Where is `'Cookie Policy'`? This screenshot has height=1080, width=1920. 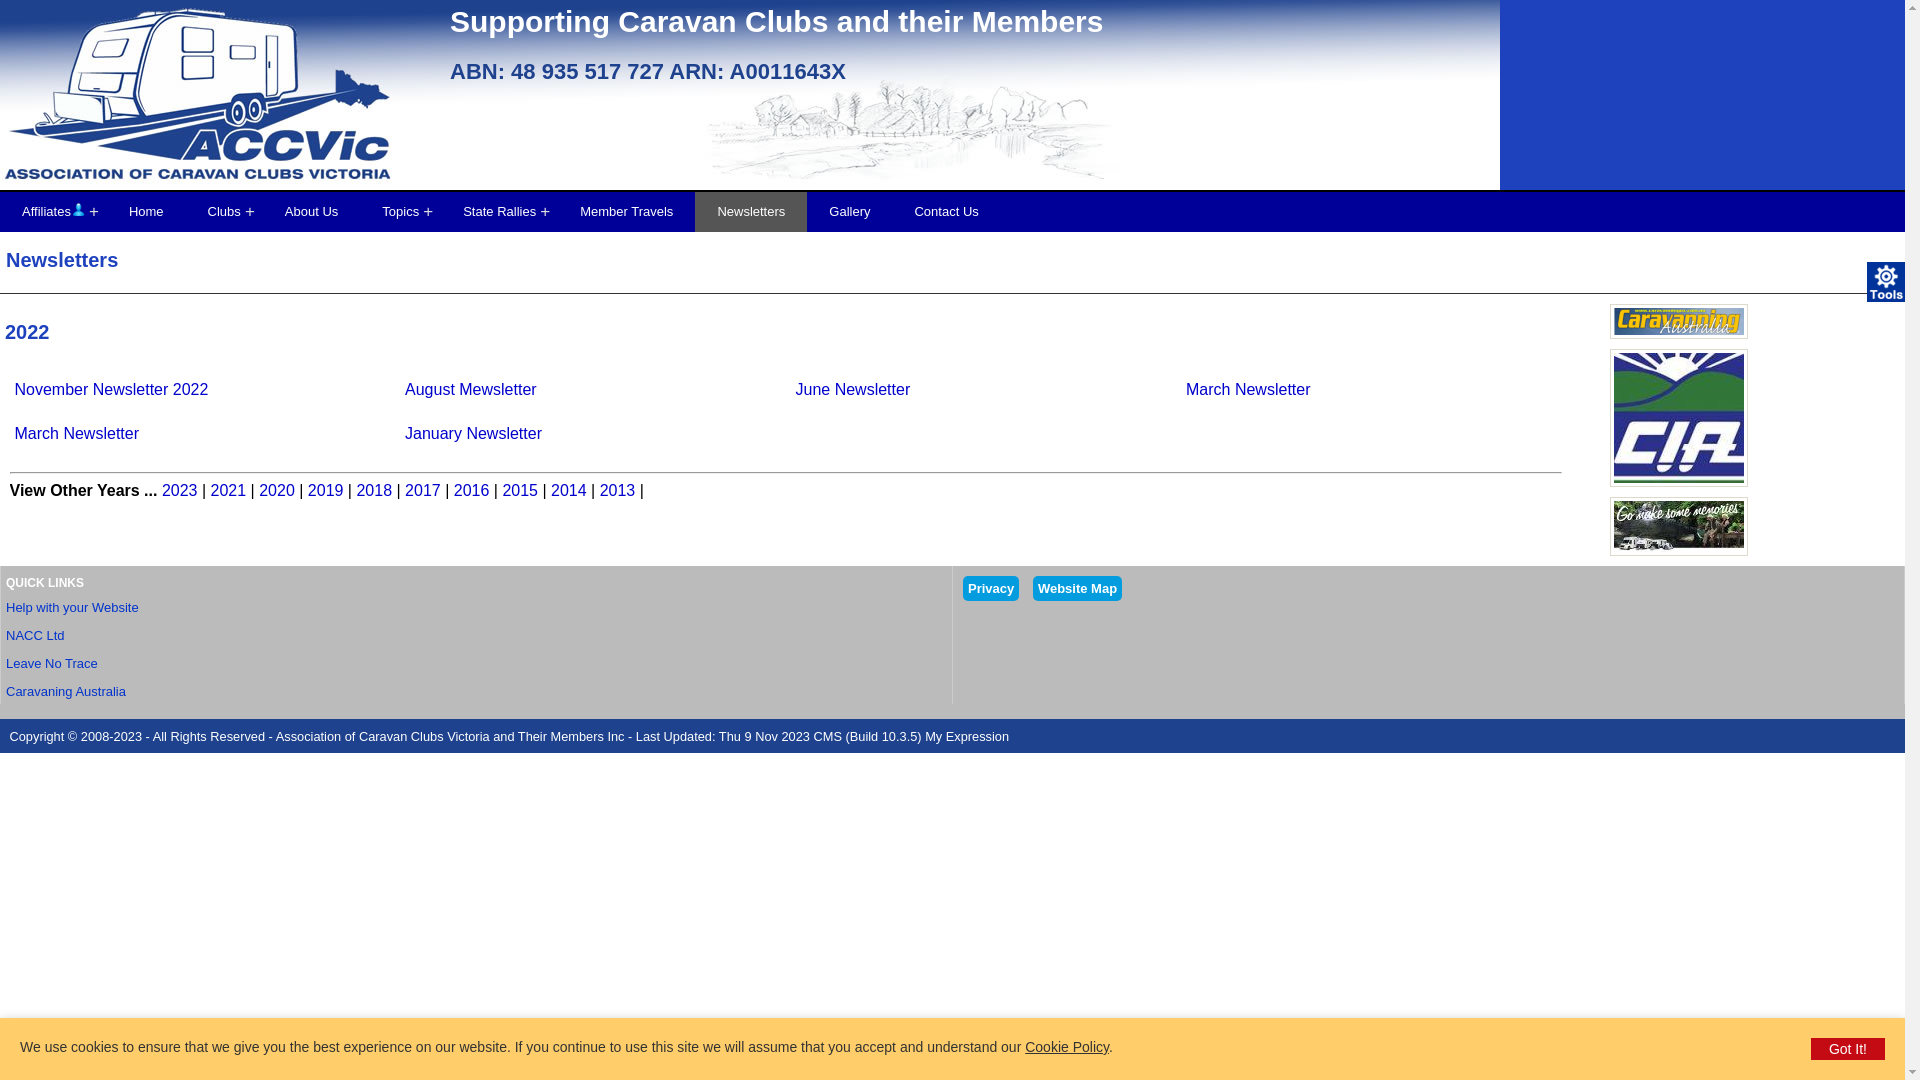
'Cookie Policy' is located at coordinates (1065, 1045).